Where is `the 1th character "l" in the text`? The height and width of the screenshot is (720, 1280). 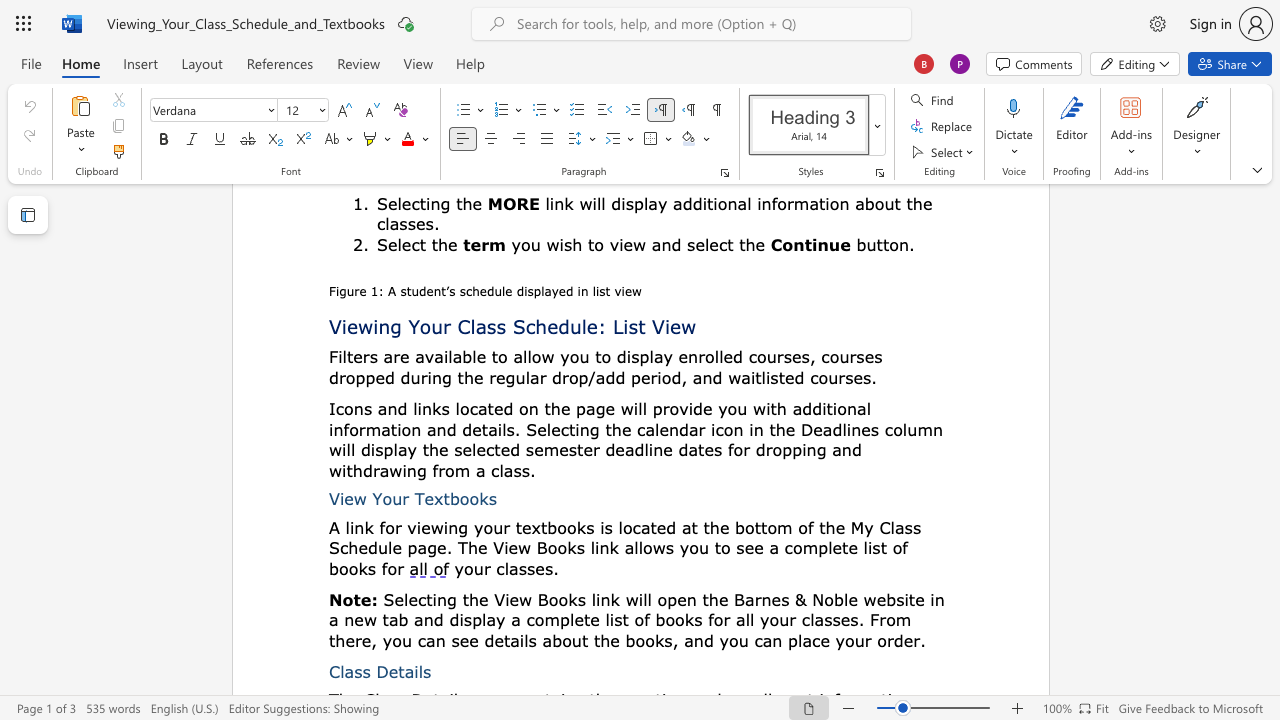 the 1th character "l" in the text is located at coordinates (342, 671).